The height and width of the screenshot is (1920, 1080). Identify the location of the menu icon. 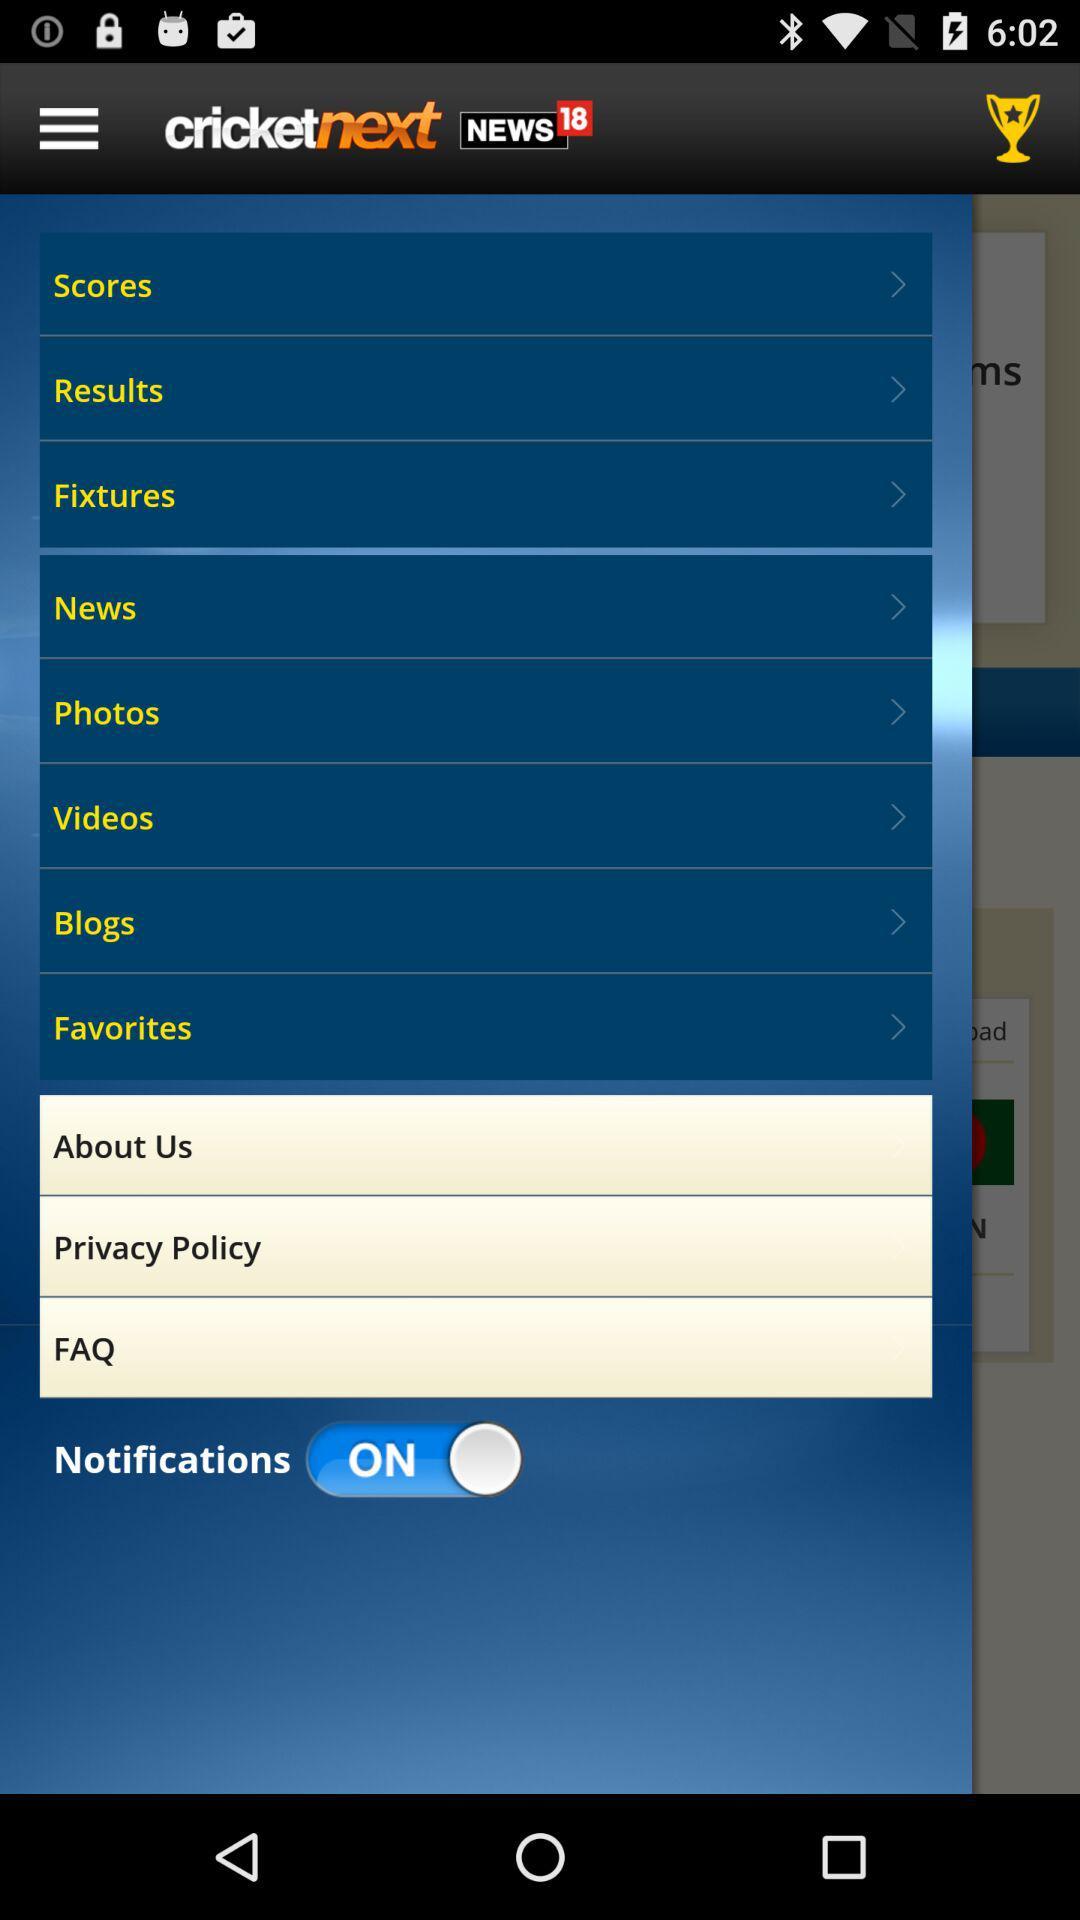
(68, 136).